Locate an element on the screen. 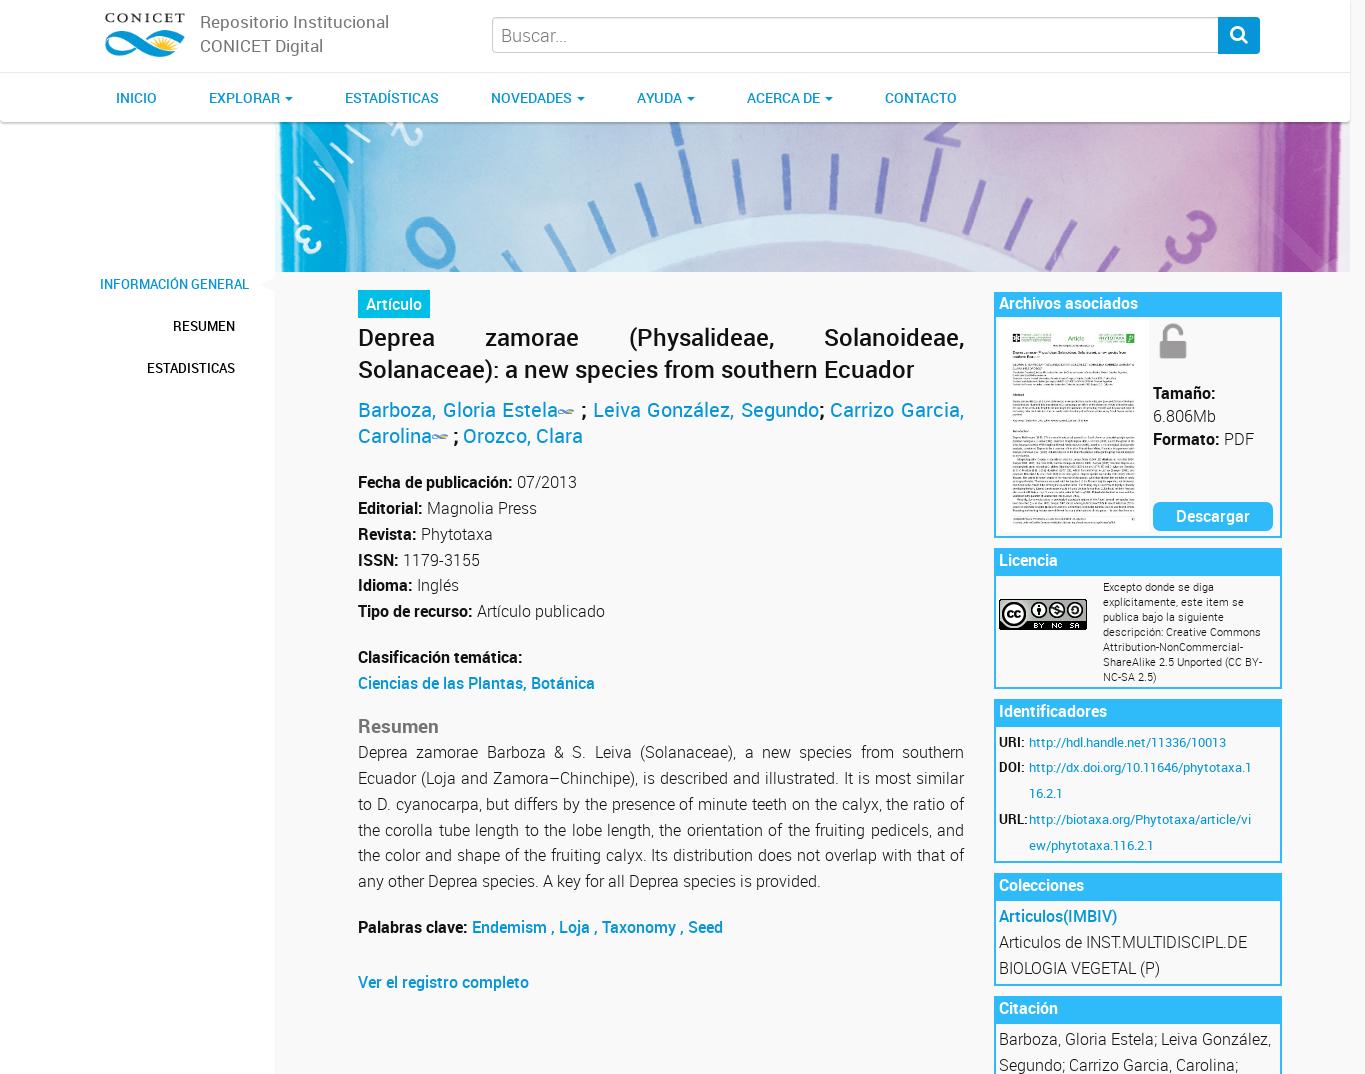 This screenshot has width=1365, height=1074. 'INFORMACIÓN GENERAL' is located at coordinates (173, 283).